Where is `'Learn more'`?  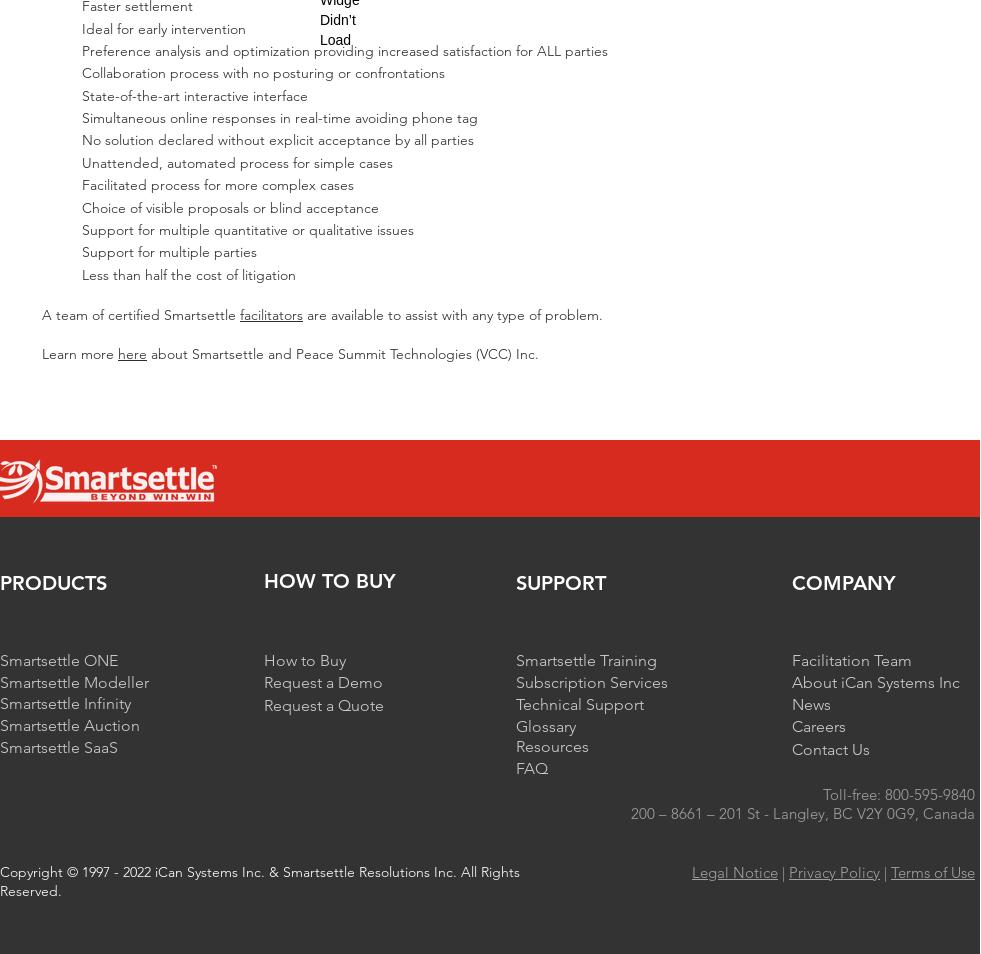
'Learn more' is located at coordinates (40, 352).